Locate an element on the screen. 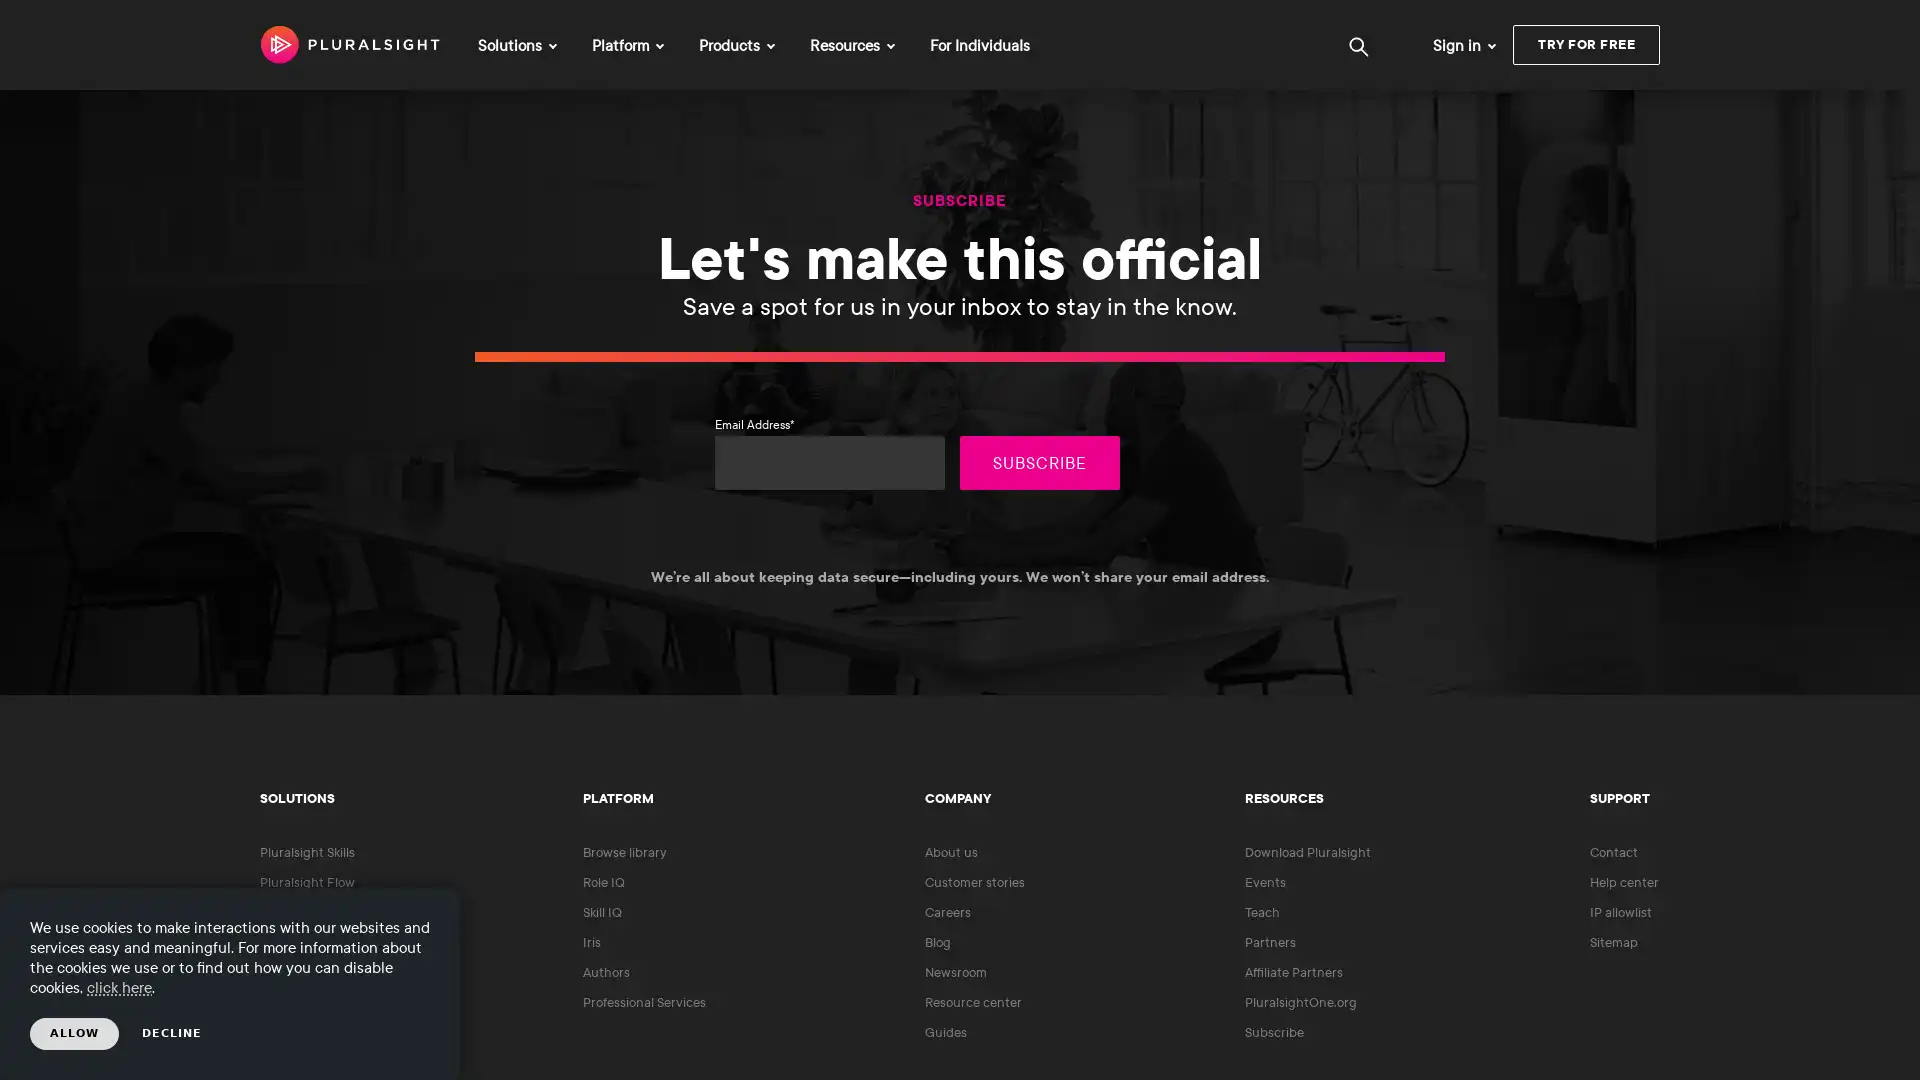 This screenshot has height=1080, width=1920. ALLOW is located at coordinates (74, 1033).